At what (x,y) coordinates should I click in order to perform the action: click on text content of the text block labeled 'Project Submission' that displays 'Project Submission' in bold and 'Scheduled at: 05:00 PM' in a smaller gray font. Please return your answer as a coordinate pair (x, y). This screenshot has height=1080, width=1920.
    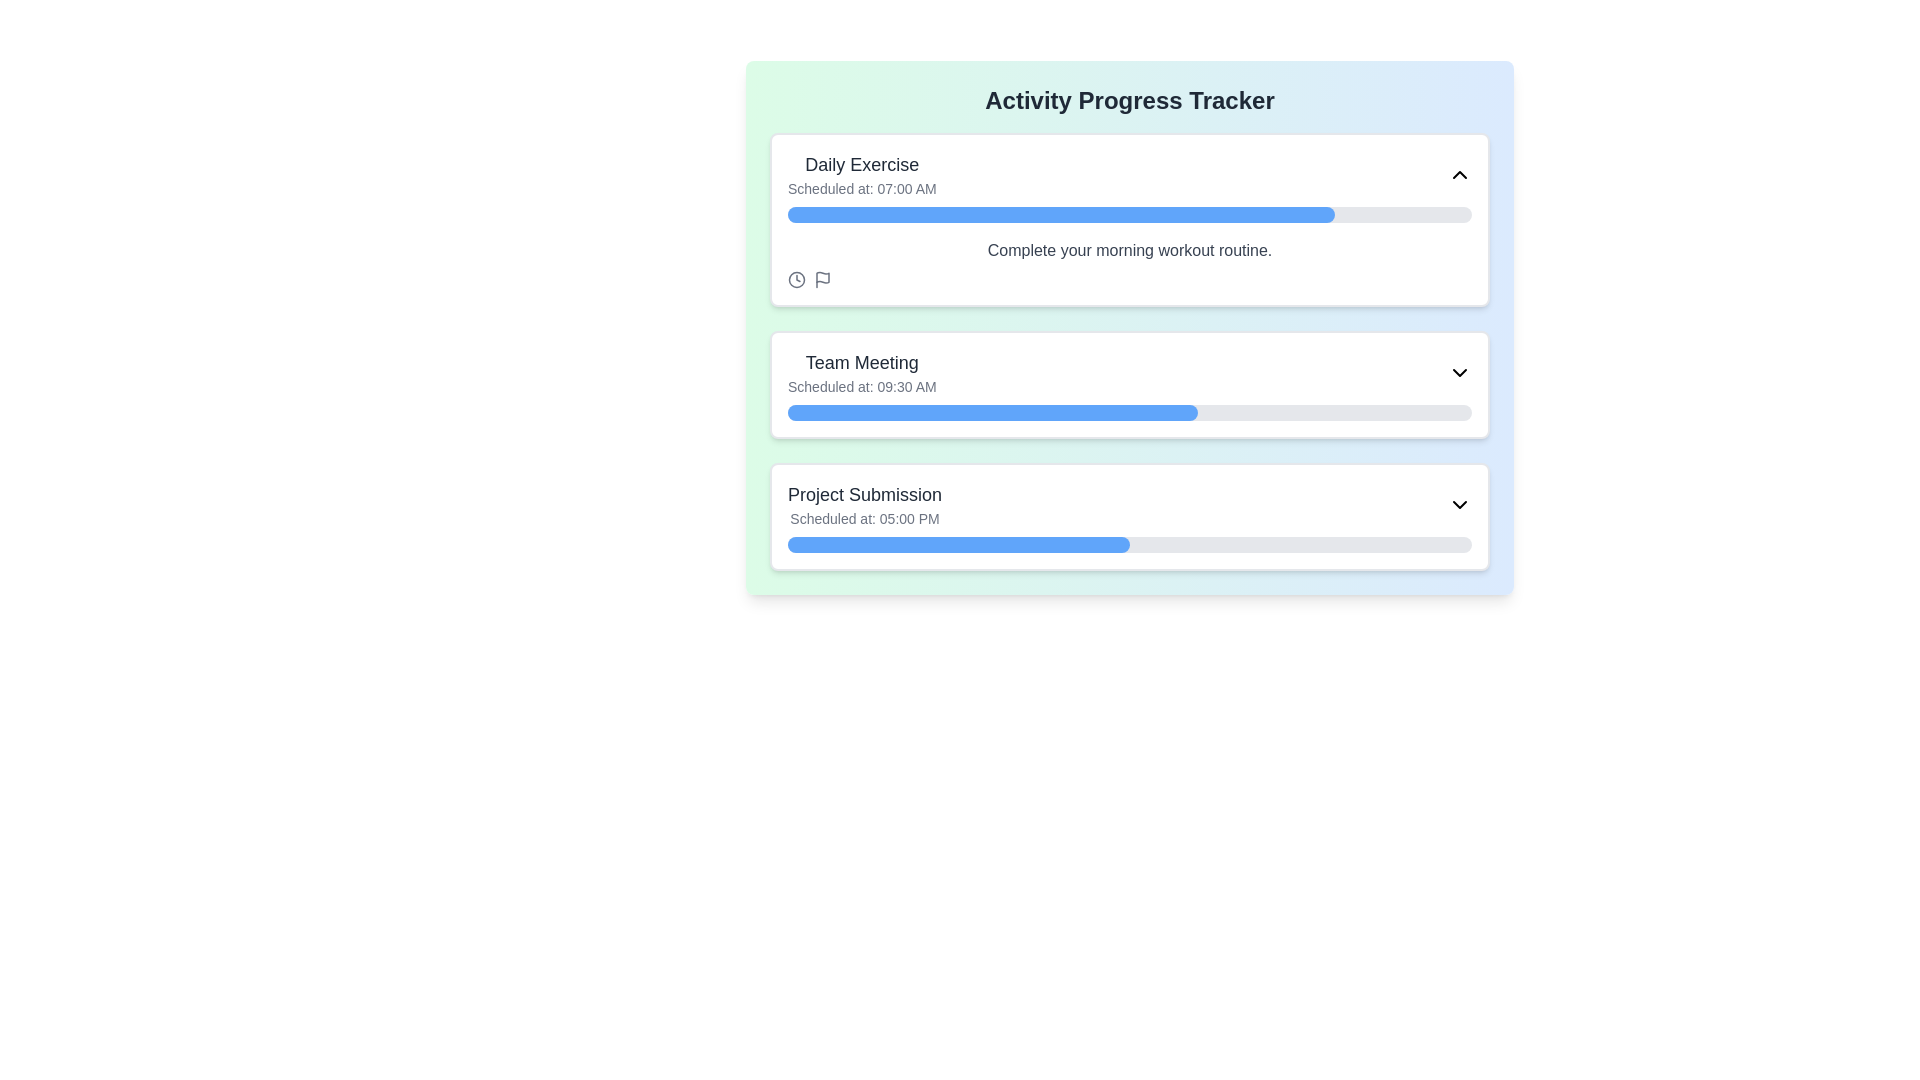
    Looking at the image, I should click on (864, 504).